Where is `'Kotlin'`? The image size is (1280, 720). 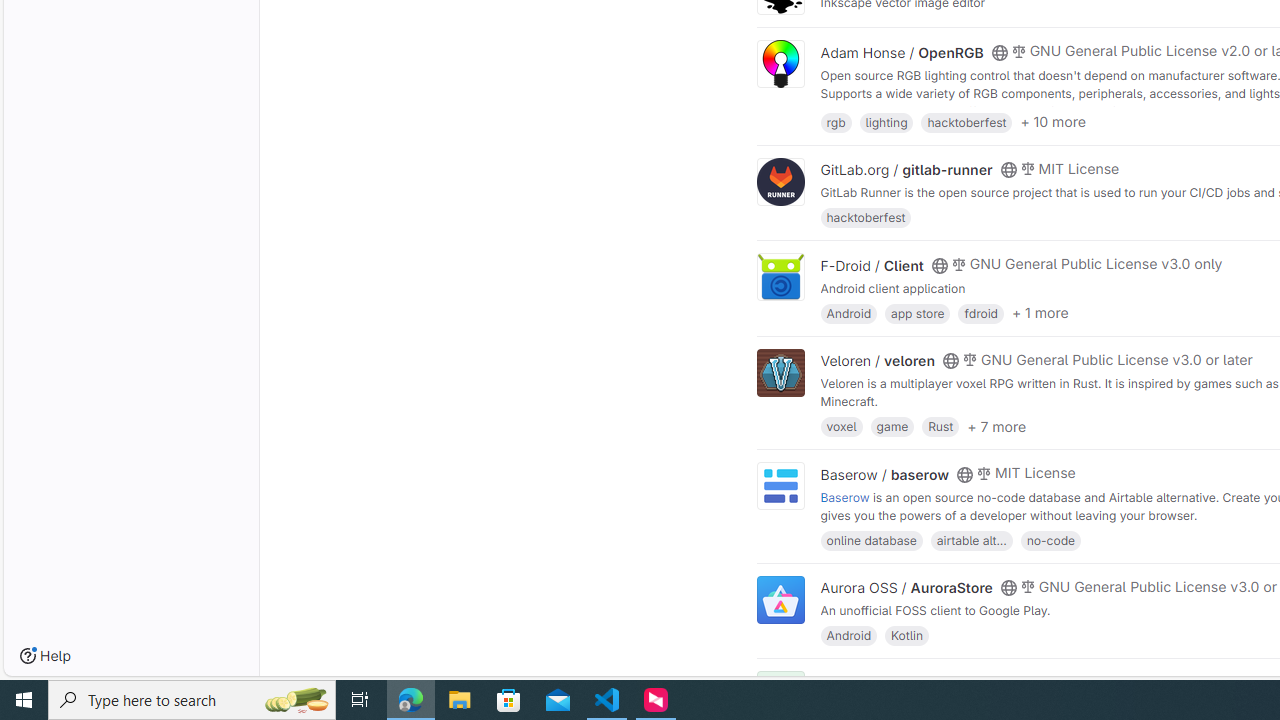
'Kotlin' is located at coordinates (906, 635).